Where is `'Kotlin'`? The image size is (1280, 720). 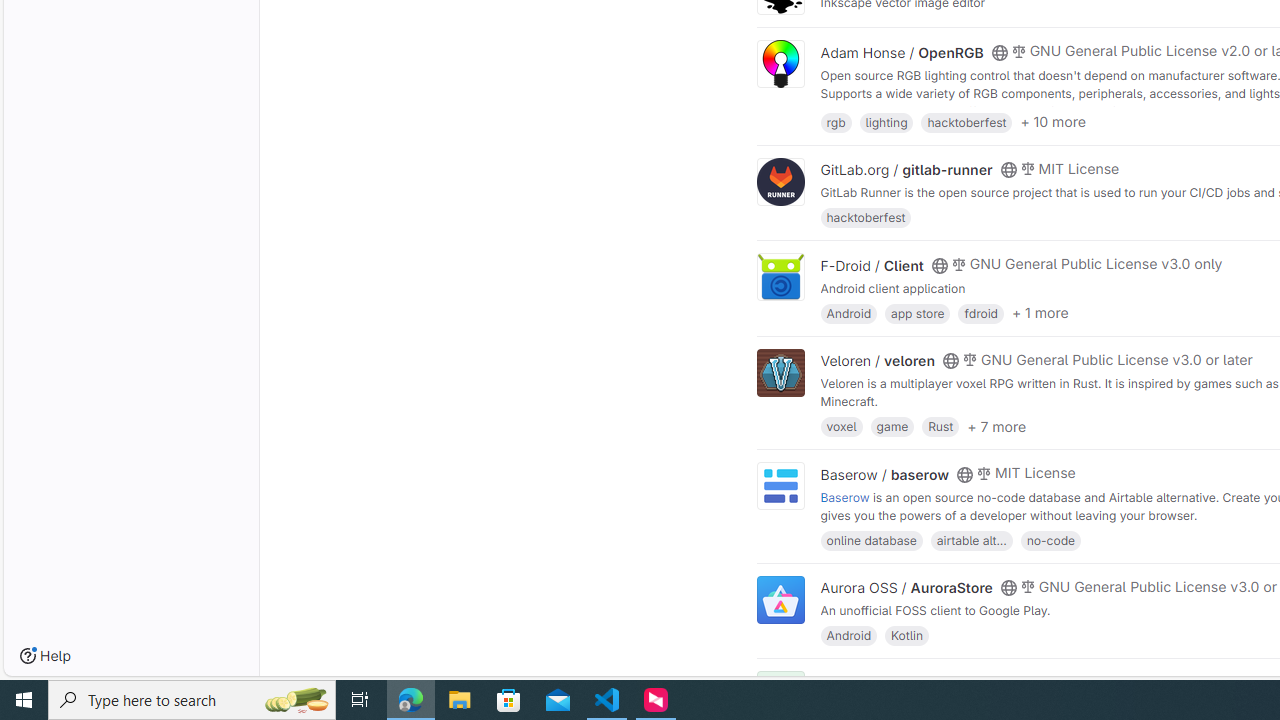
'Kotlin' is located at coordinates (906, 635).